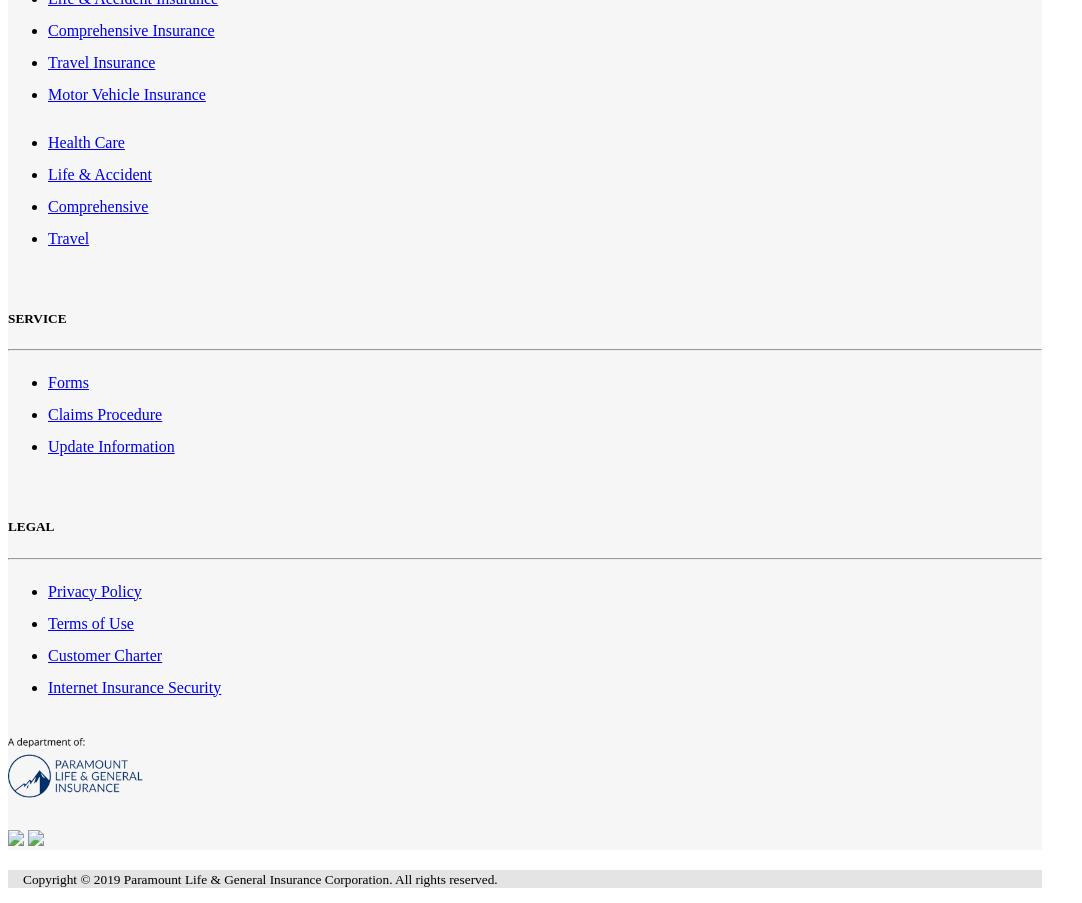 The height and width of the screenshot is (903, 1082). What do you see at coordinates (103, 413) in the screenshot?
I see `'Claims Procedure'` at bounding box center [103, 413].